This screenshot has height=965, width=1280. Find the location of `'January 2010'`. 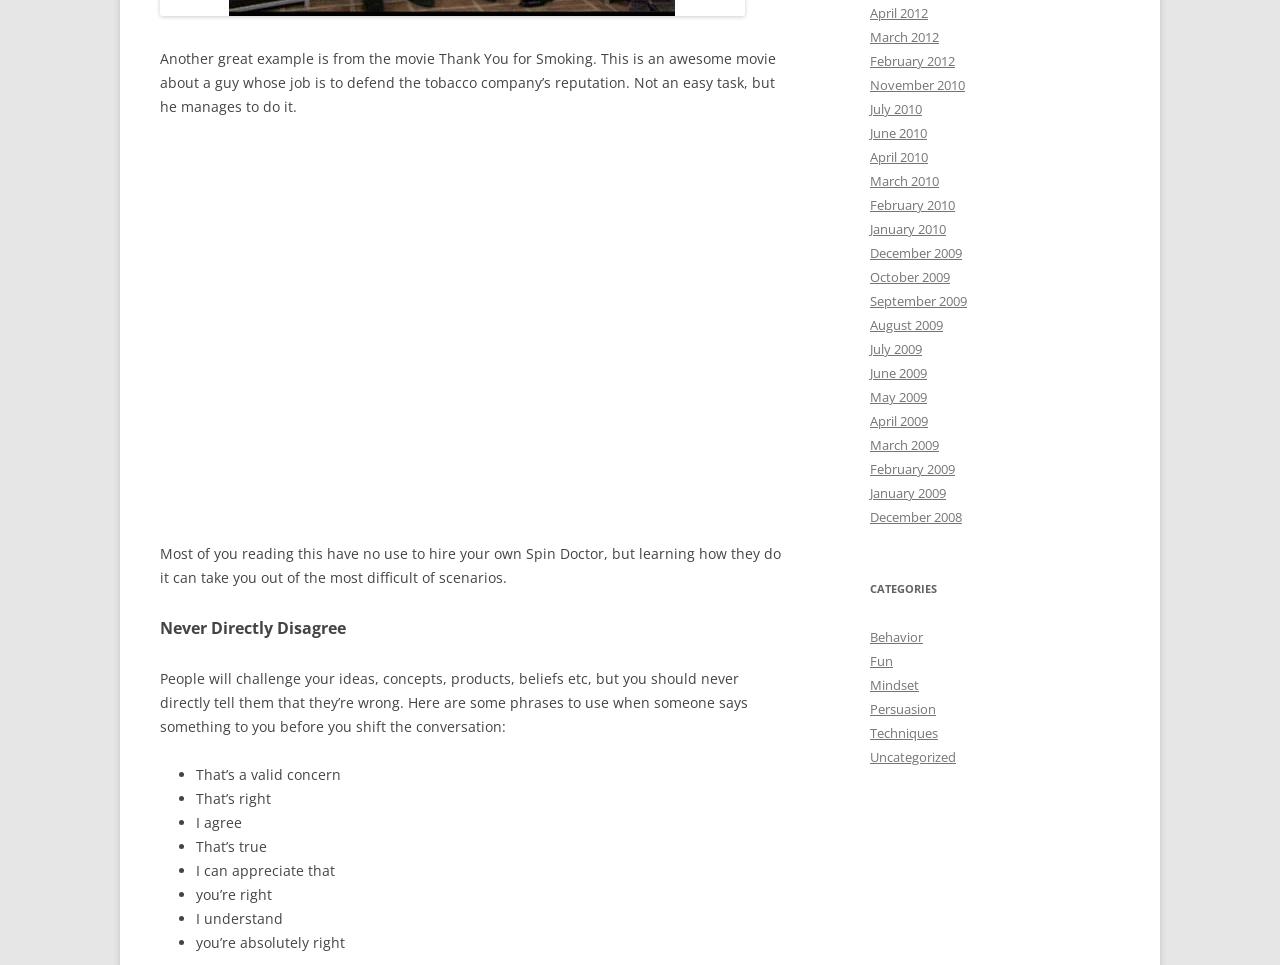

'January 2010' is located at coordinates (907, 227).